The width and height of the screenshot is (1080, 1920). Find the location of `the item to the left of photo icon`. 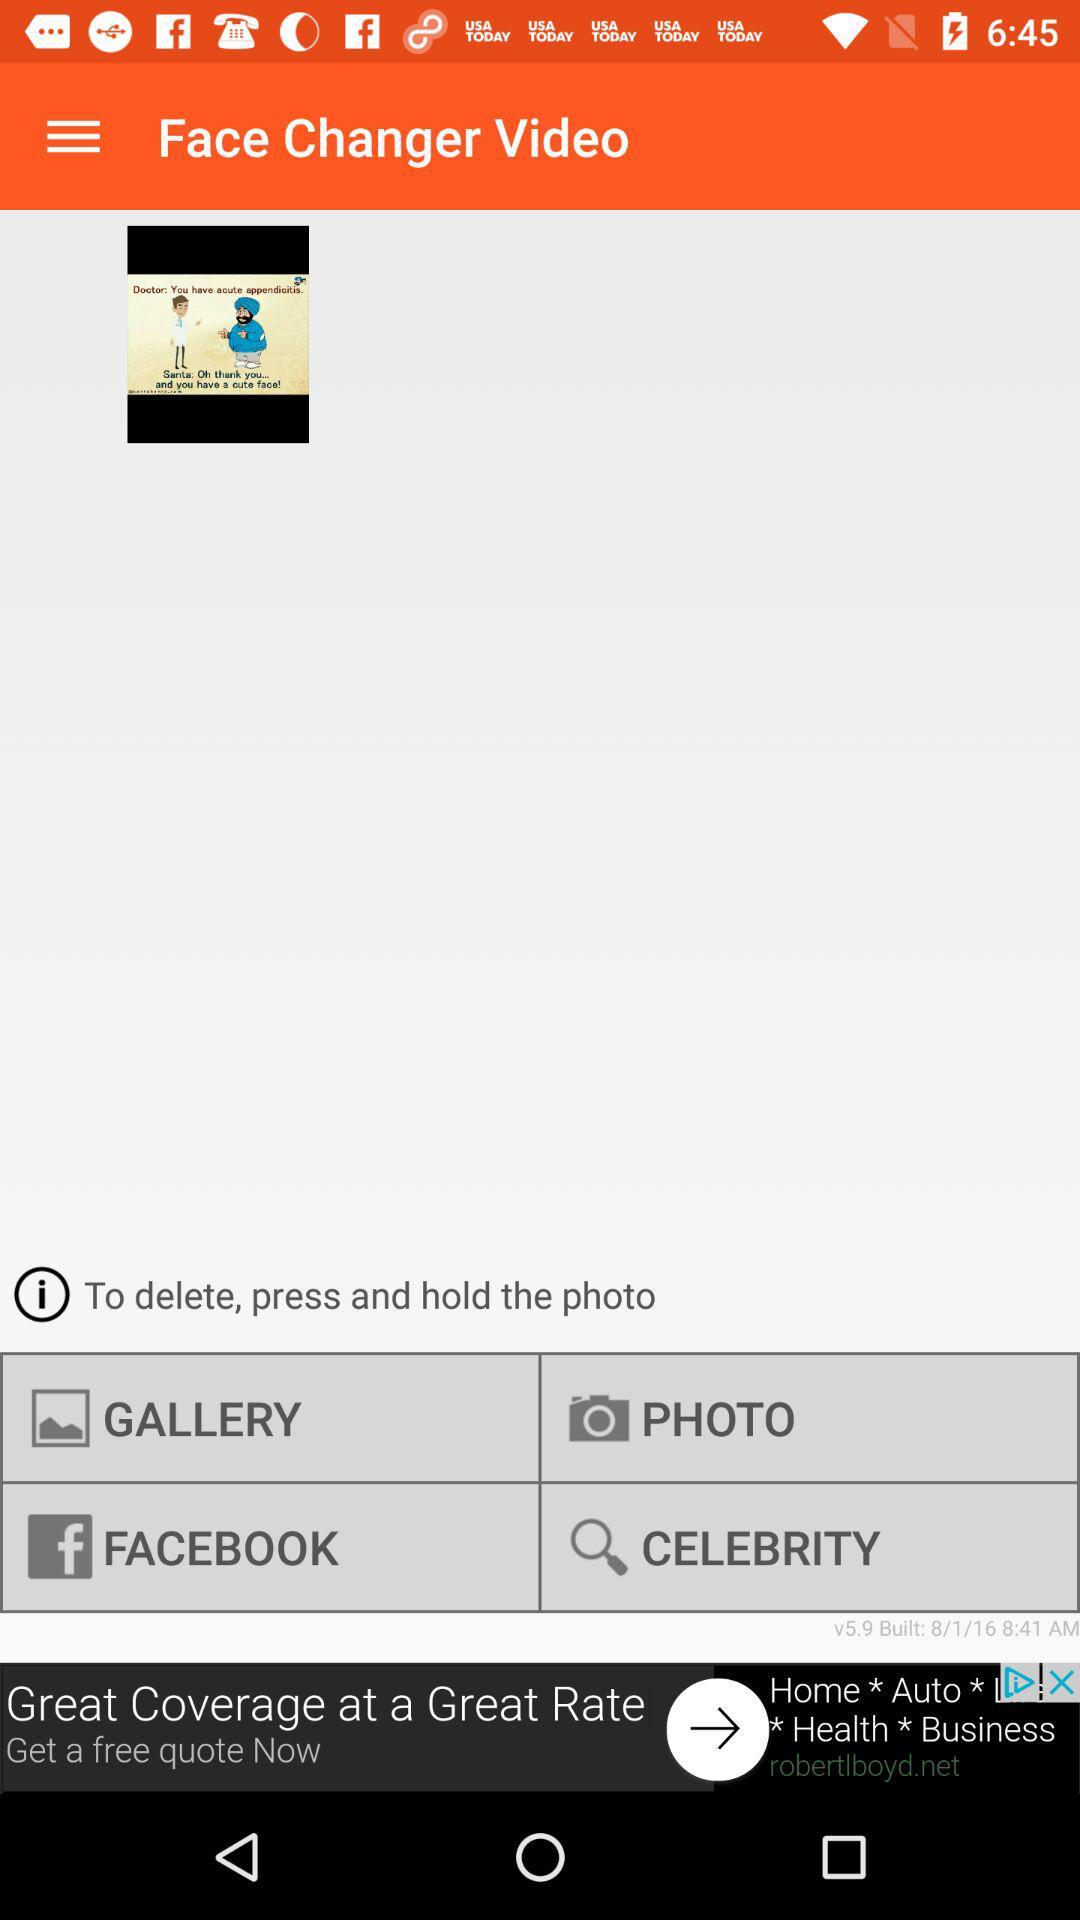

the item to the left of photo icon is located at coordinates (270, 1546).